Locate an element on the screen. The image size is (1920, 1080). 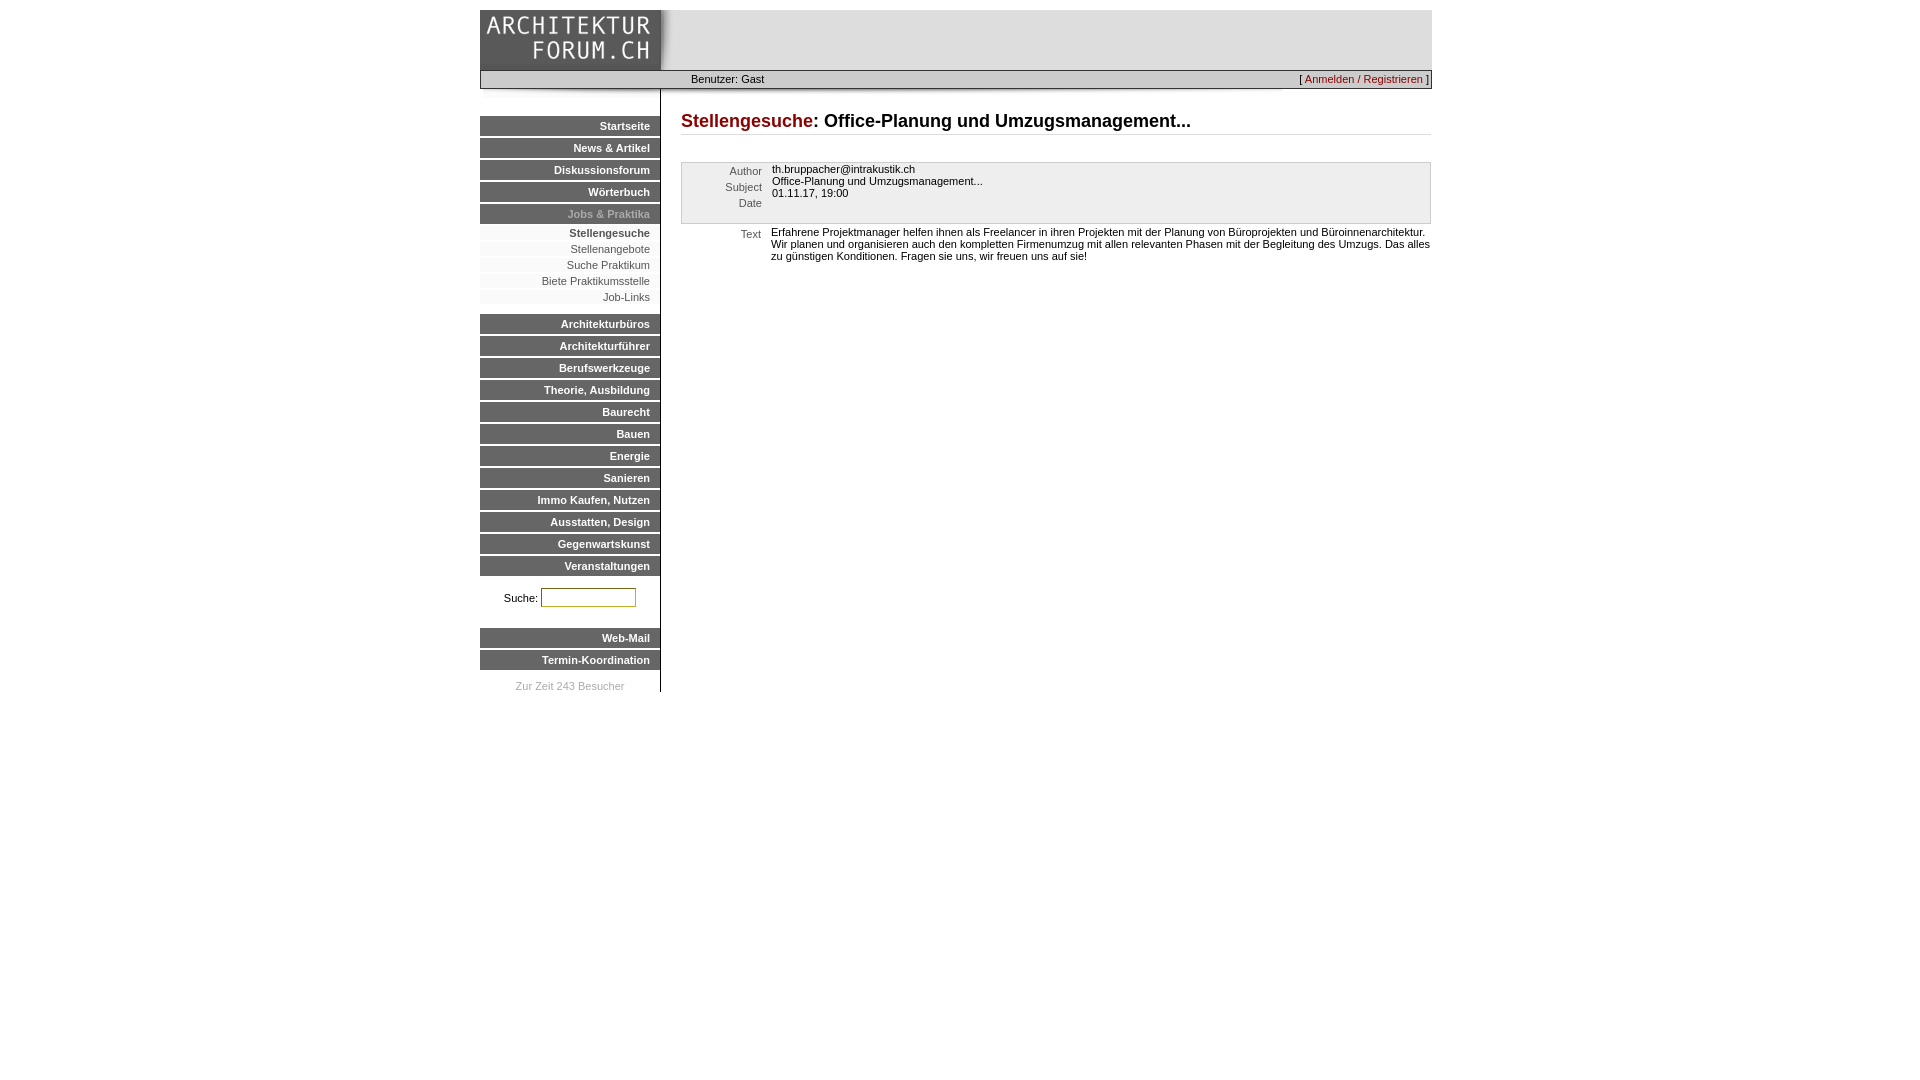
'Theorie, Ausbildung' is located at coordinates (569, 389).